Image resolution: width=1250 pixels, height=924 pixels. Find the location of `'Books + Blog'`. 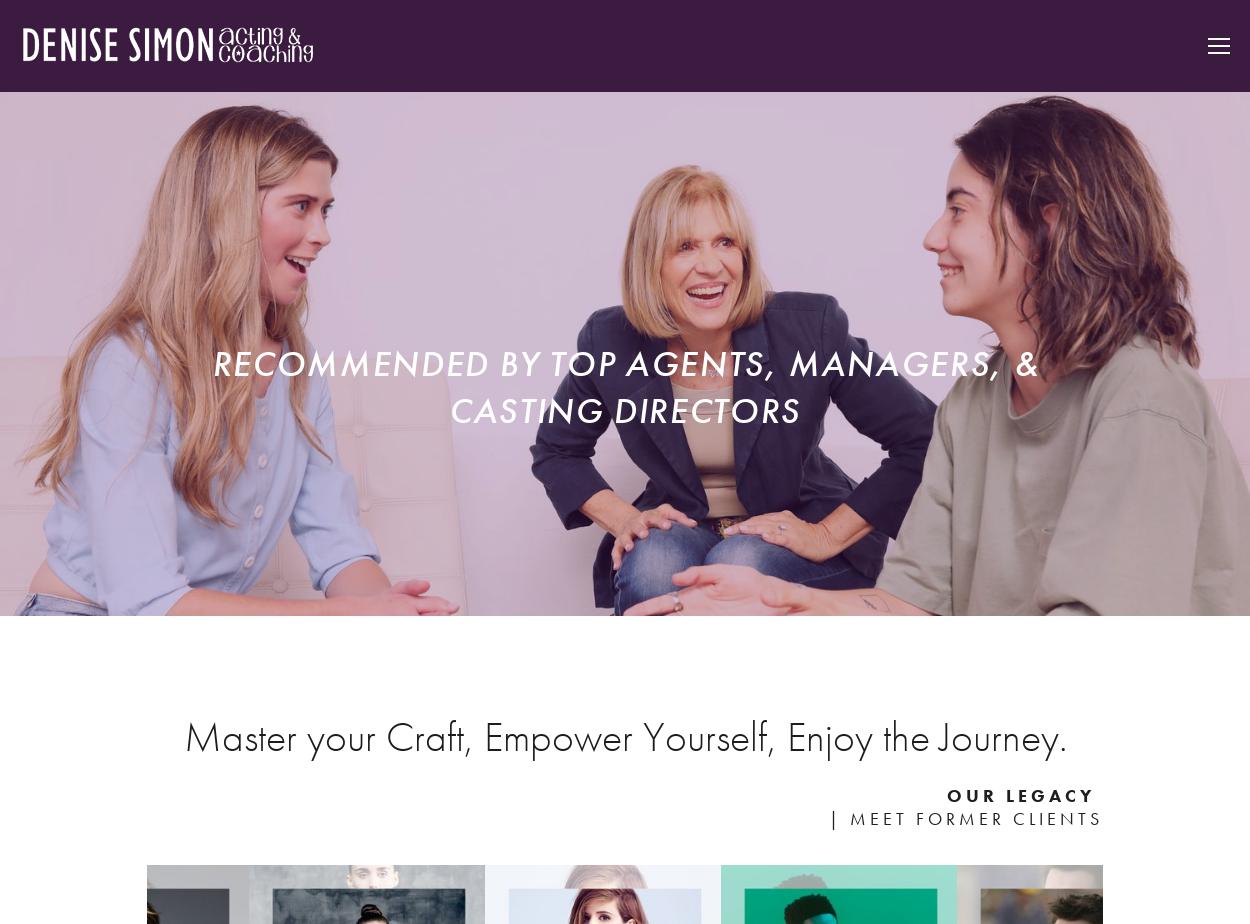

'Books + Blog' is located at coordinates (1080, 137).